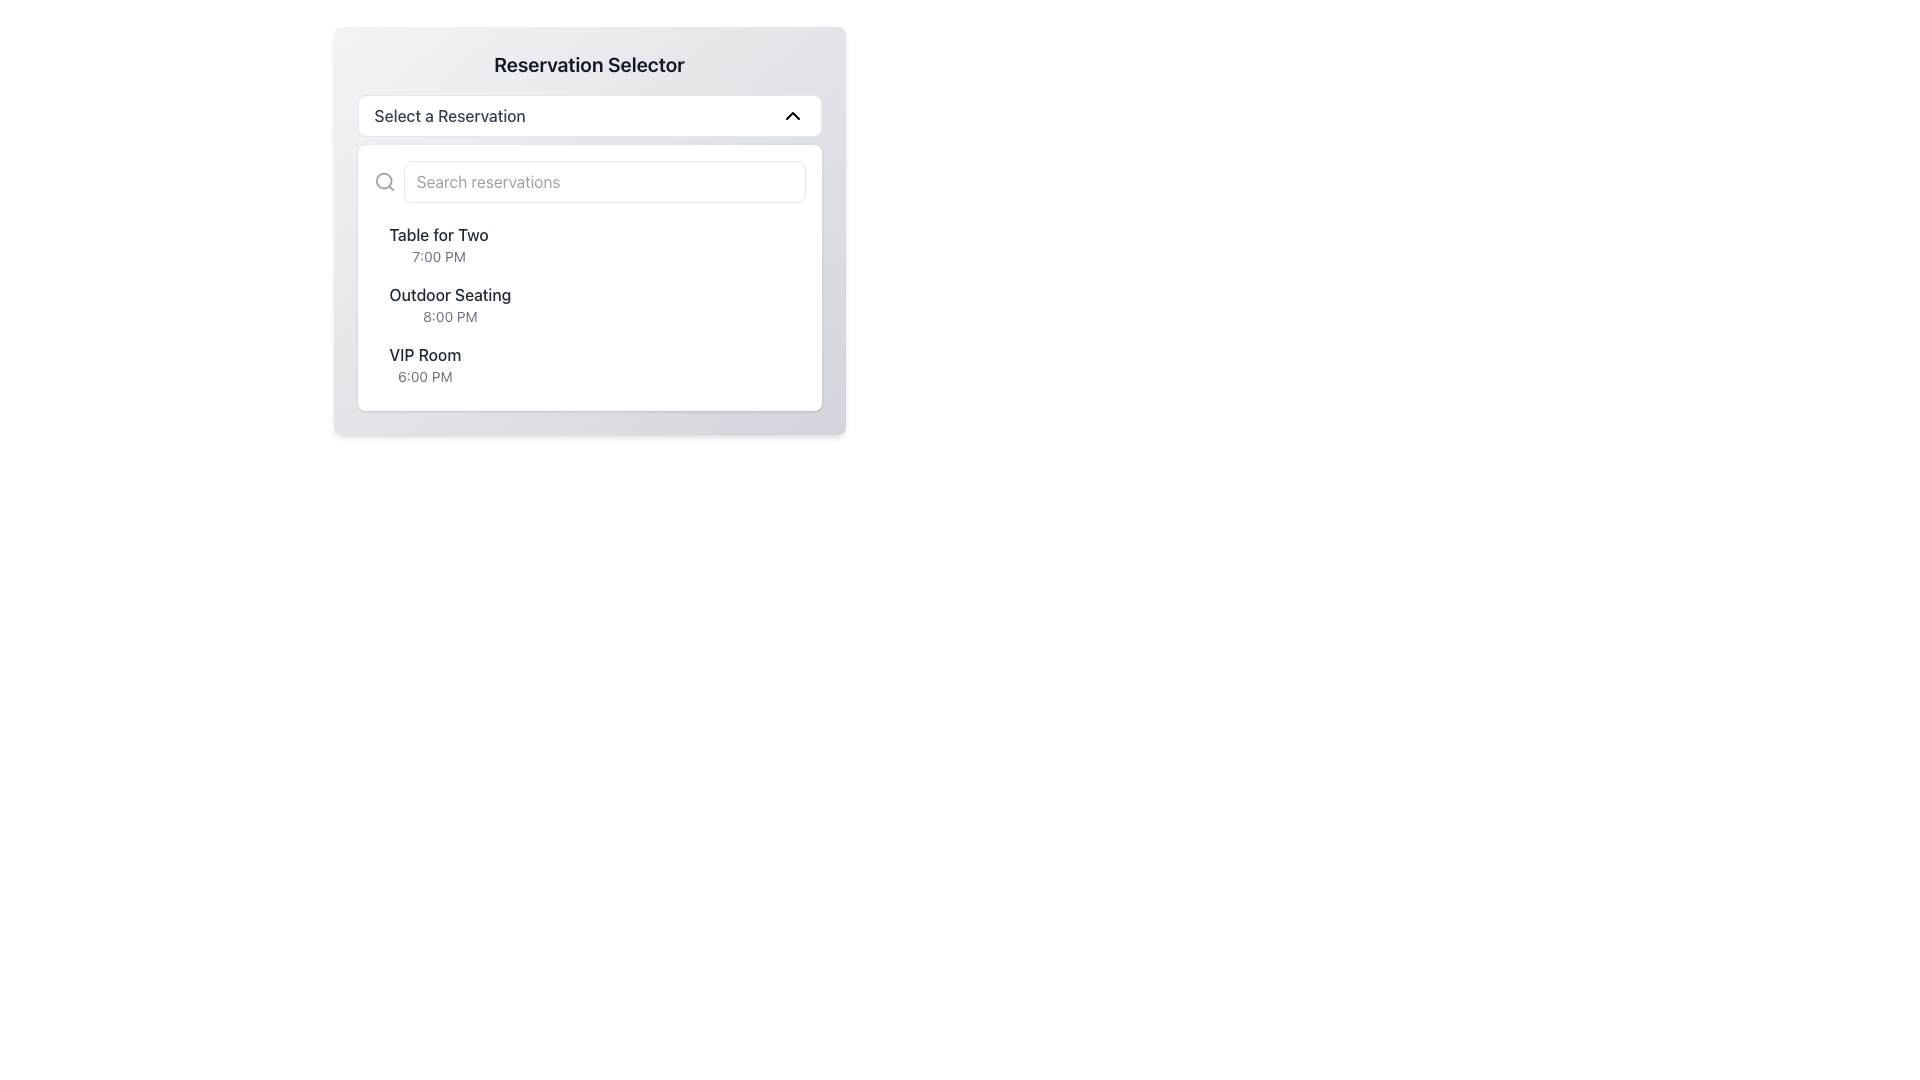 The image size is (1920, 1080). I want to click on the list item indicating the 'VIP Room' reservation at 6:00 PM, so click(588, 365).